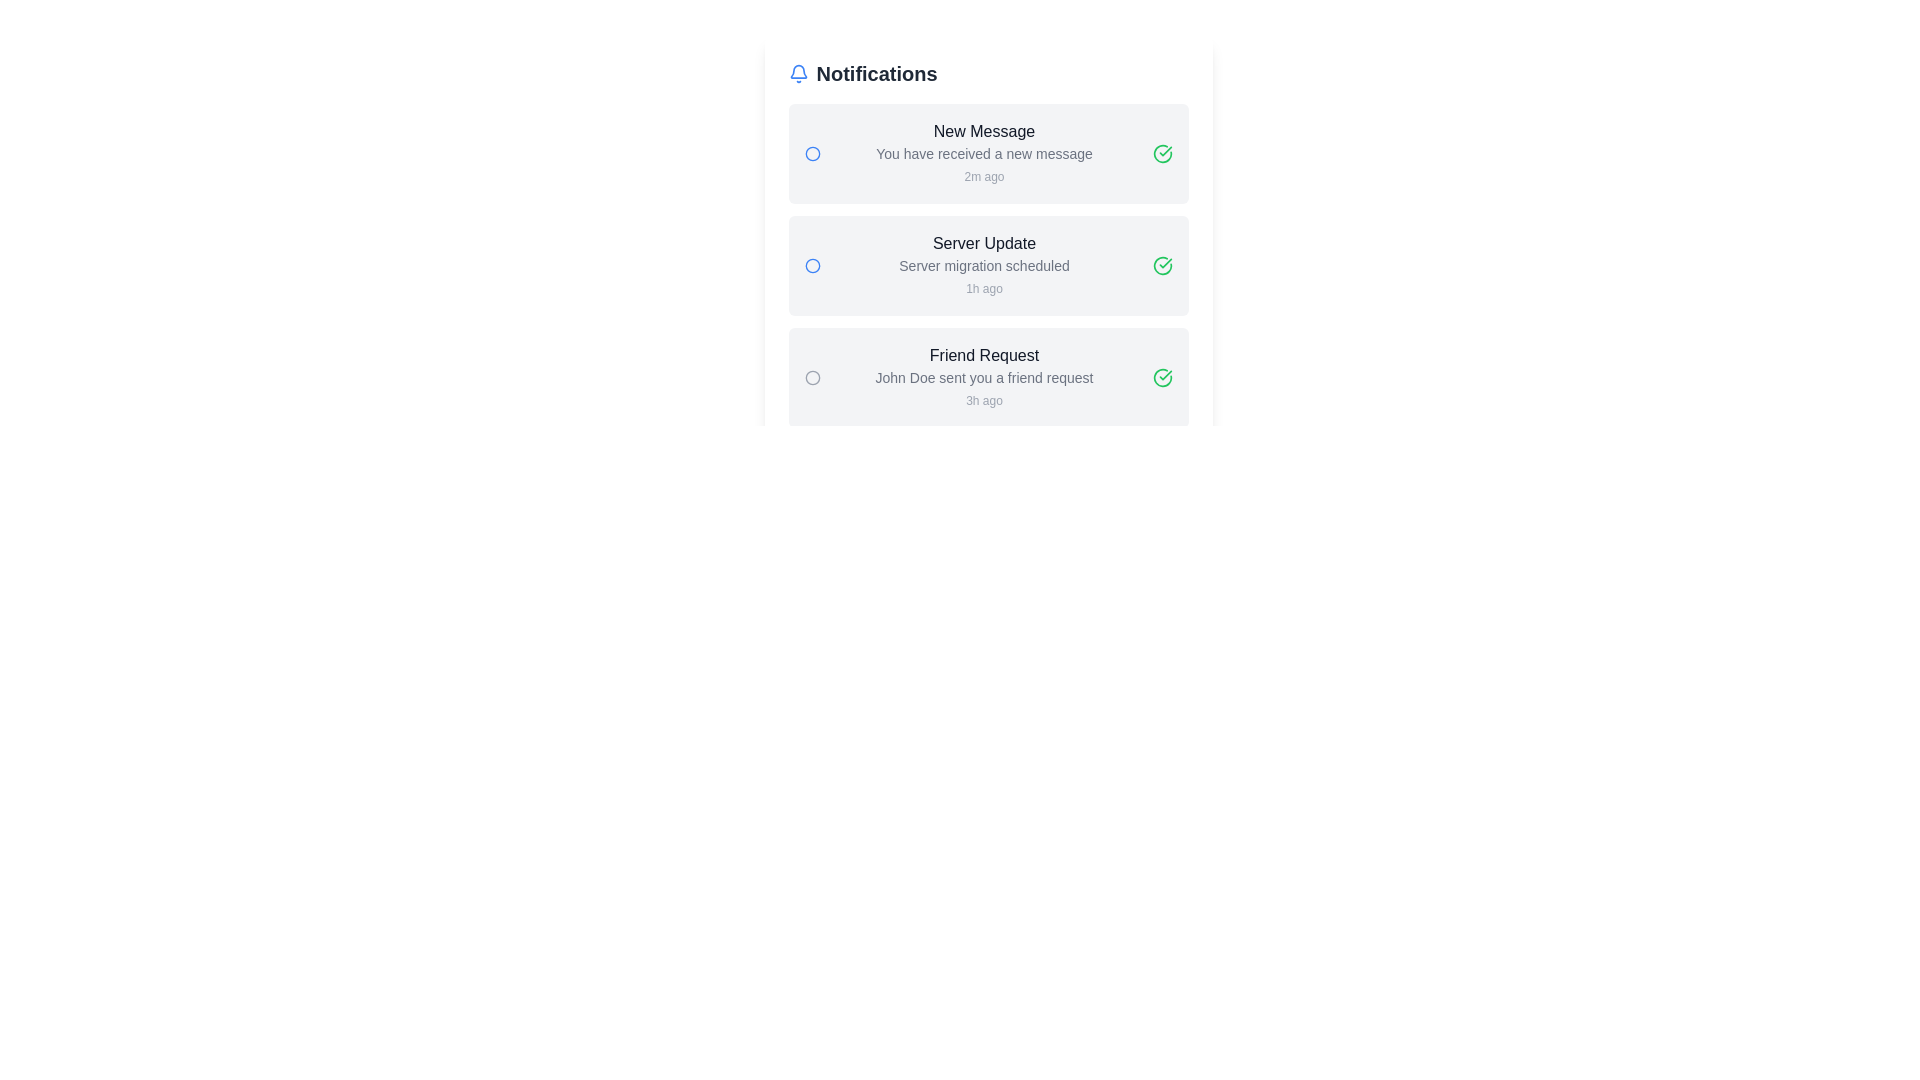  Describe the element at coordinates (988, 378) in the screenshot. I see `the interactive elements of the Notification Card displaying a friend request from 'John Doe', which is the third notification card in a vertical list` at that location.